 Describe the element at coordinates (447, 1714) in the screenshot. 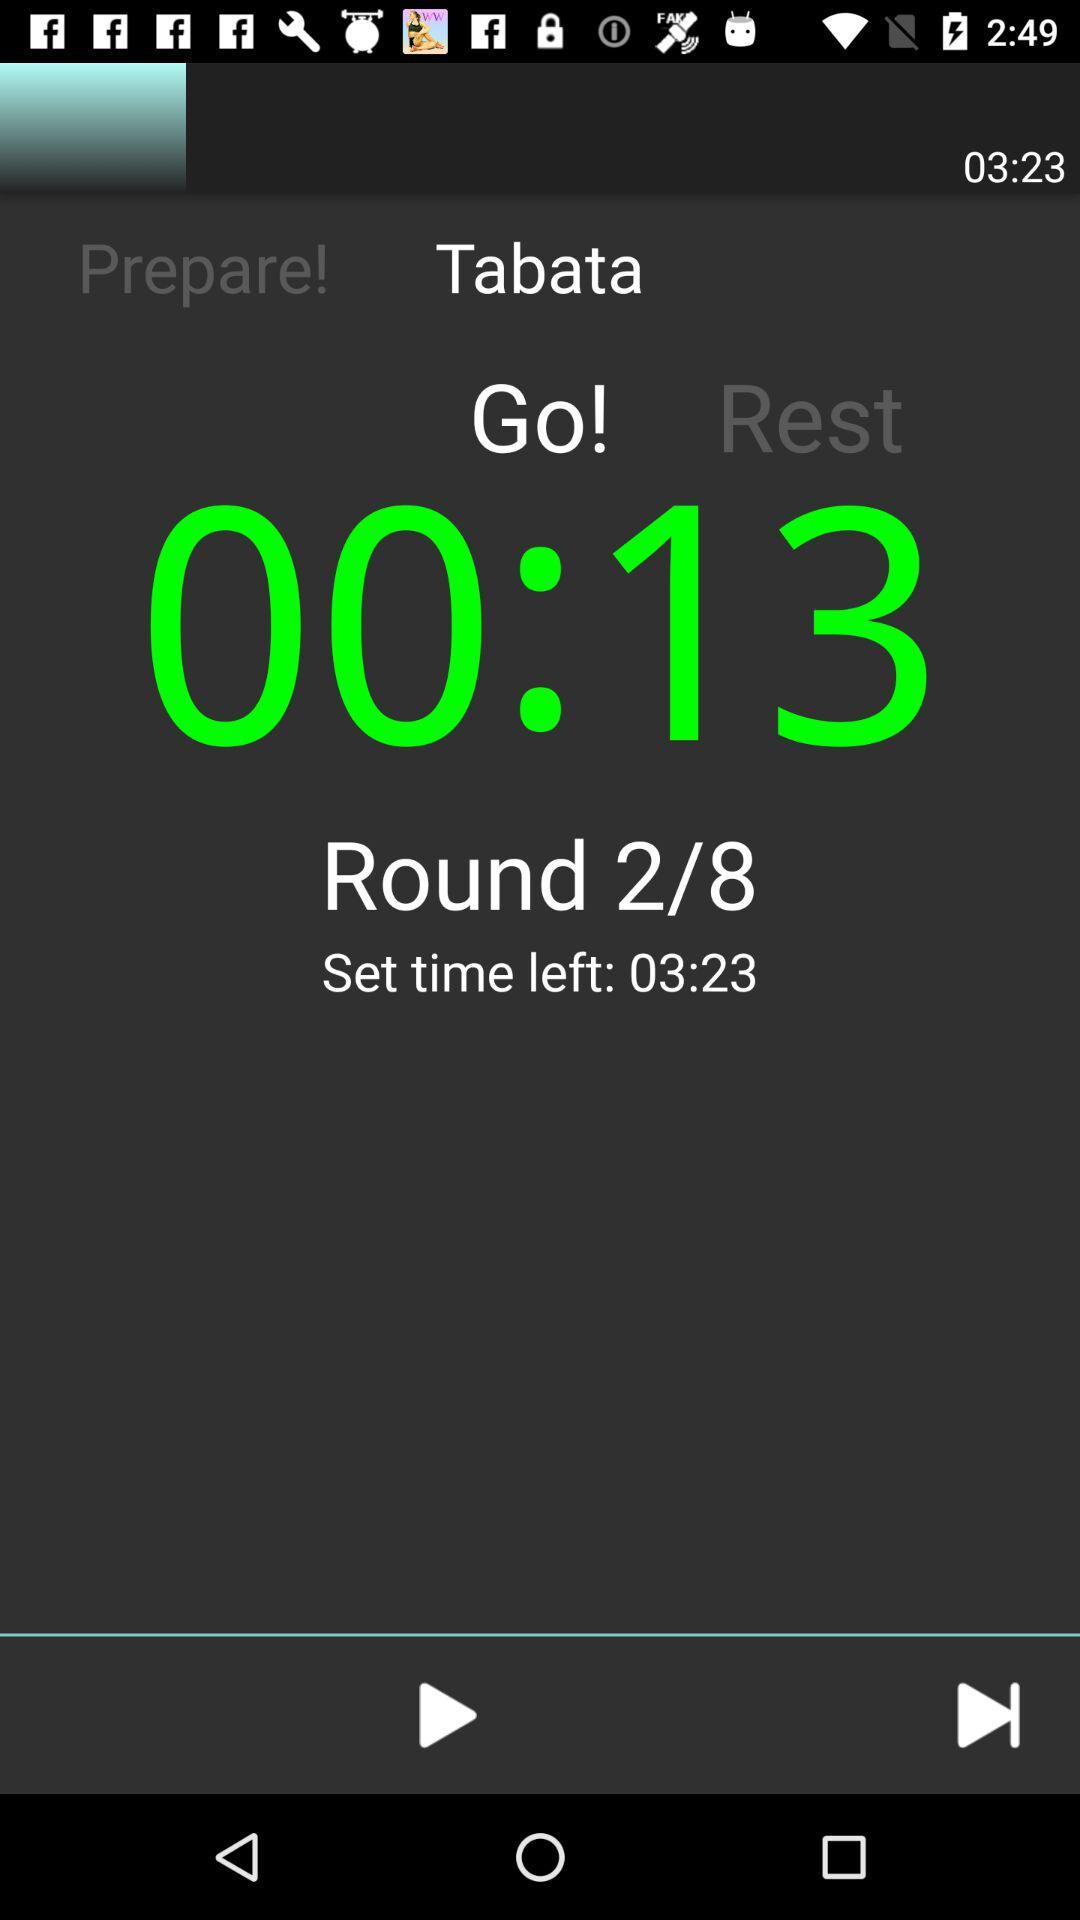

I see `button` at that location.